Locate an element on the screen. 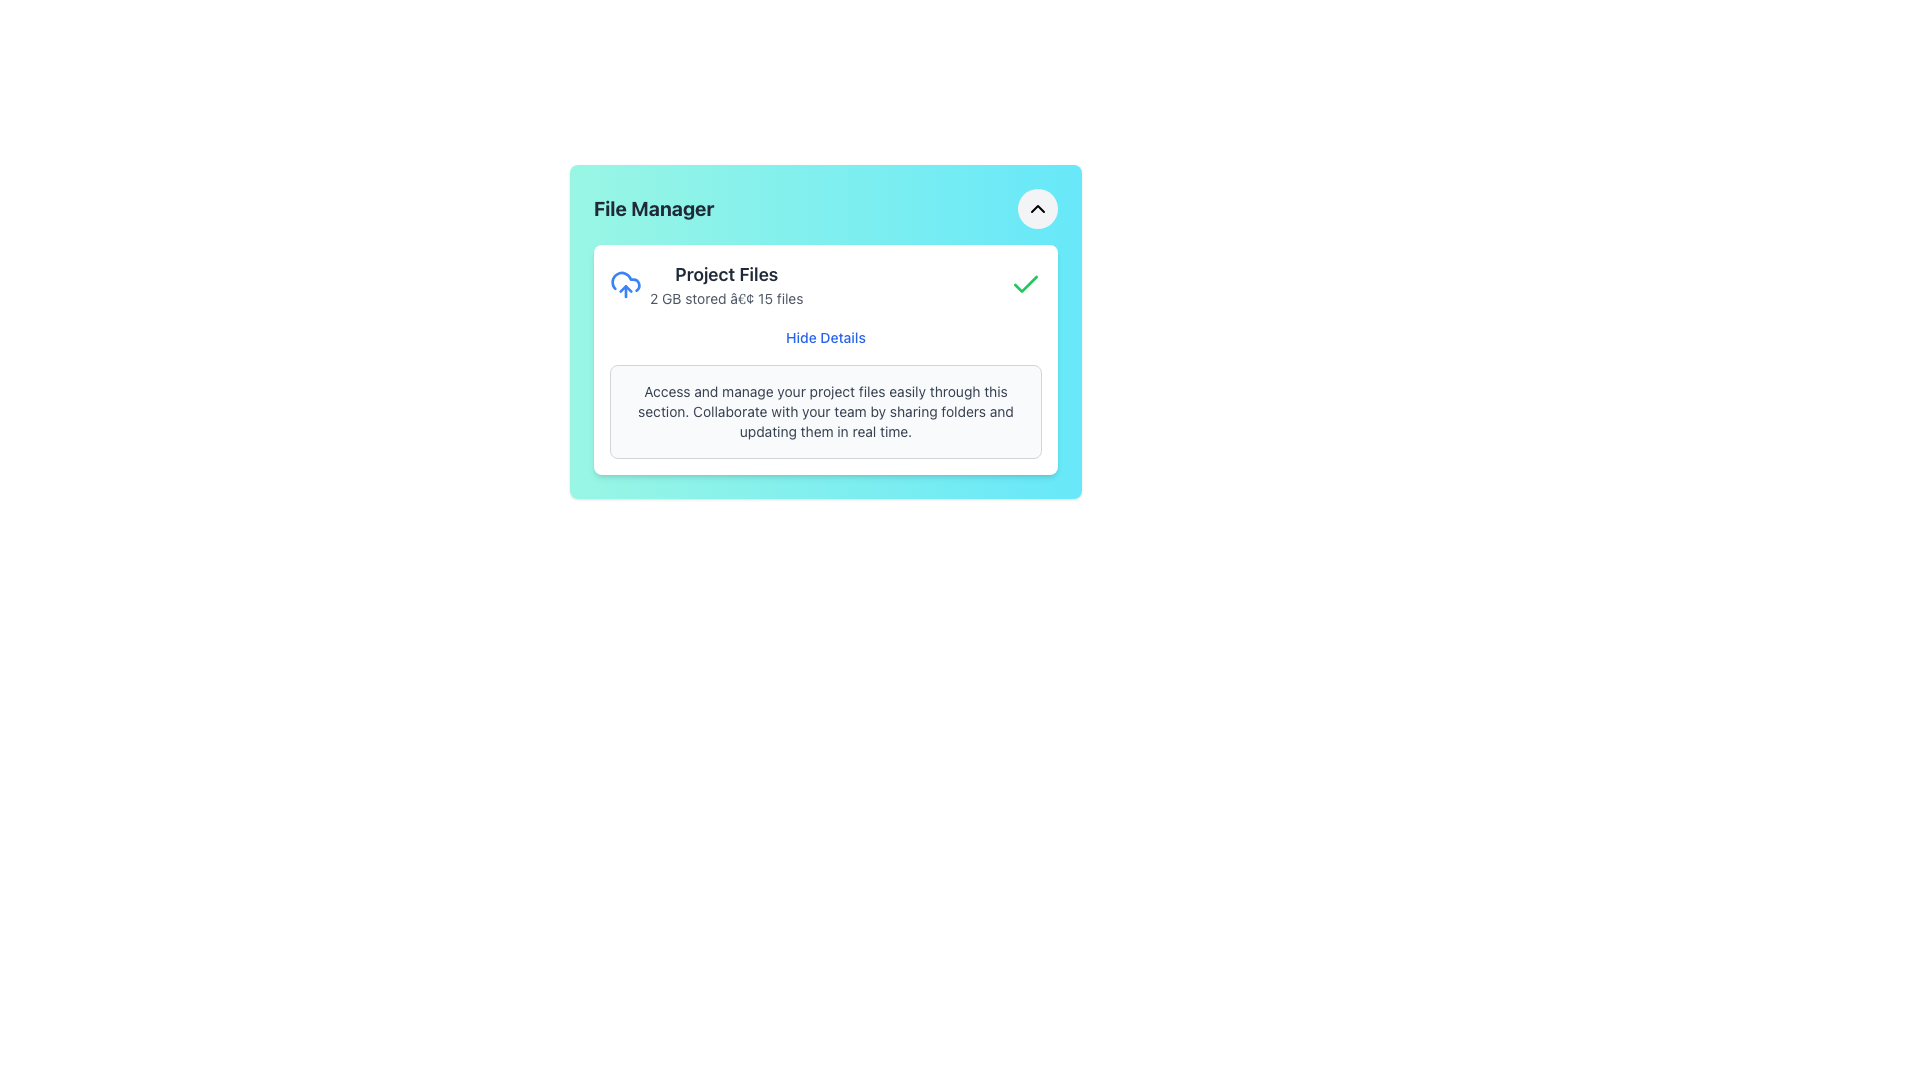  the Informational Text Block located below the 'Hide Details' link within the 'Project Files' section, which provides details about accessing and managing project files is located at coordinates (825, 411).